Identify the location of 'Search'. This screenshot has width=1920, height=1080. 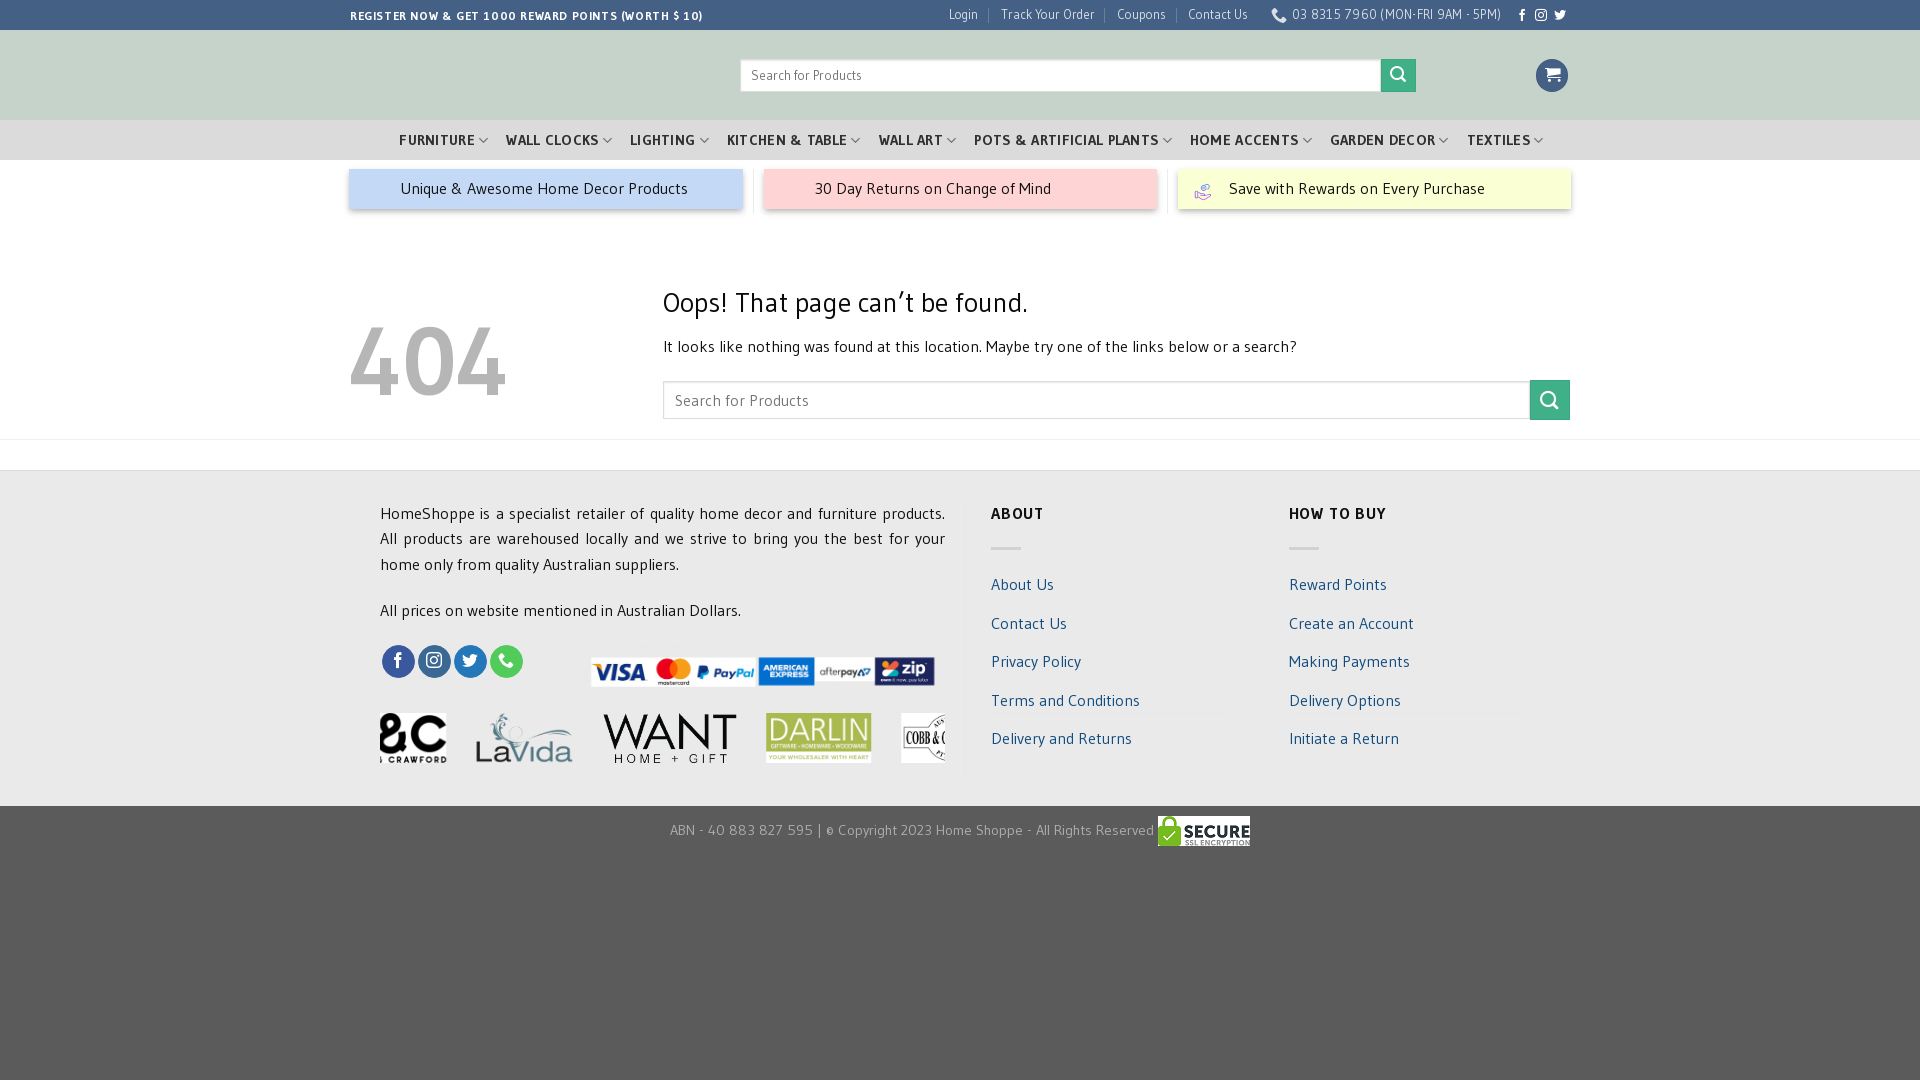
(1372, 75).